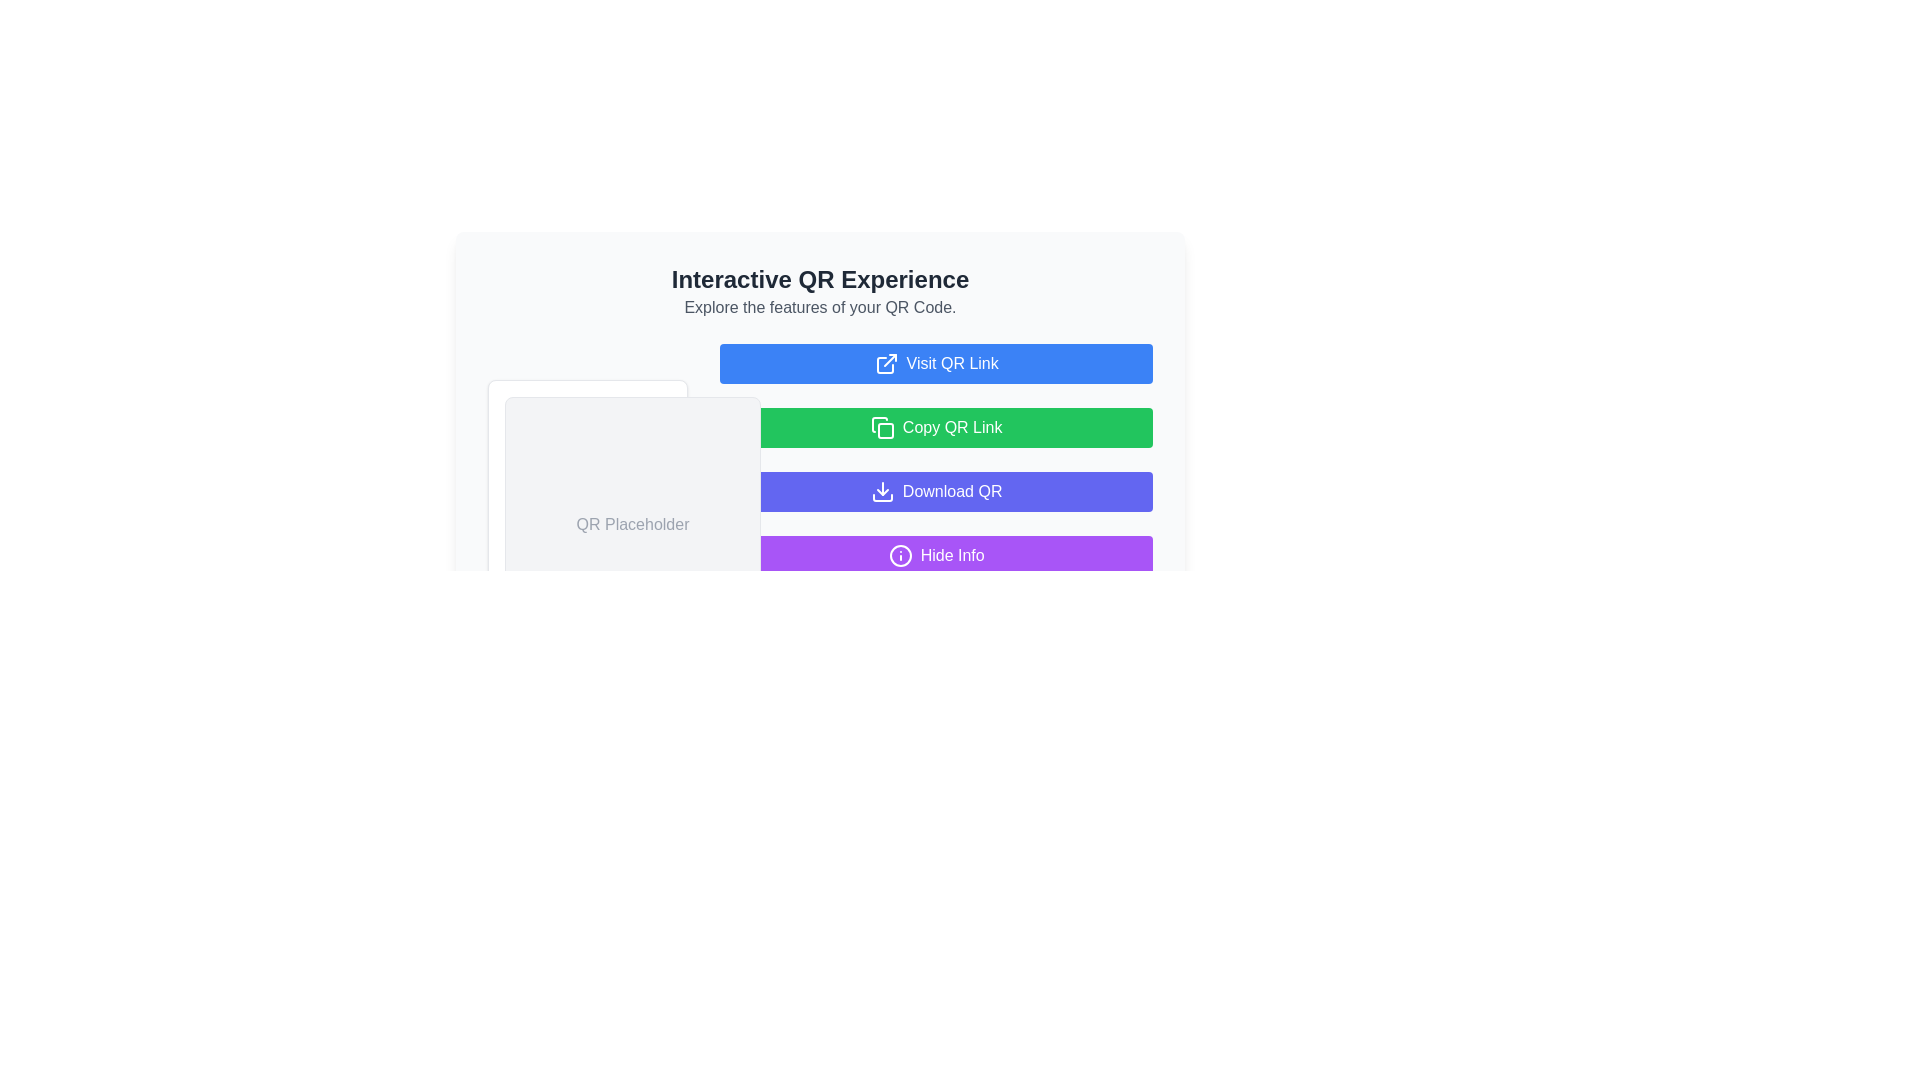  I want to click on the Decorative icon element, which is a small rectangular shape with rounded corners, located near the center-right of the interface, part of a copy icon next to the green 'Copy QR Link' button, so click(884, 430).